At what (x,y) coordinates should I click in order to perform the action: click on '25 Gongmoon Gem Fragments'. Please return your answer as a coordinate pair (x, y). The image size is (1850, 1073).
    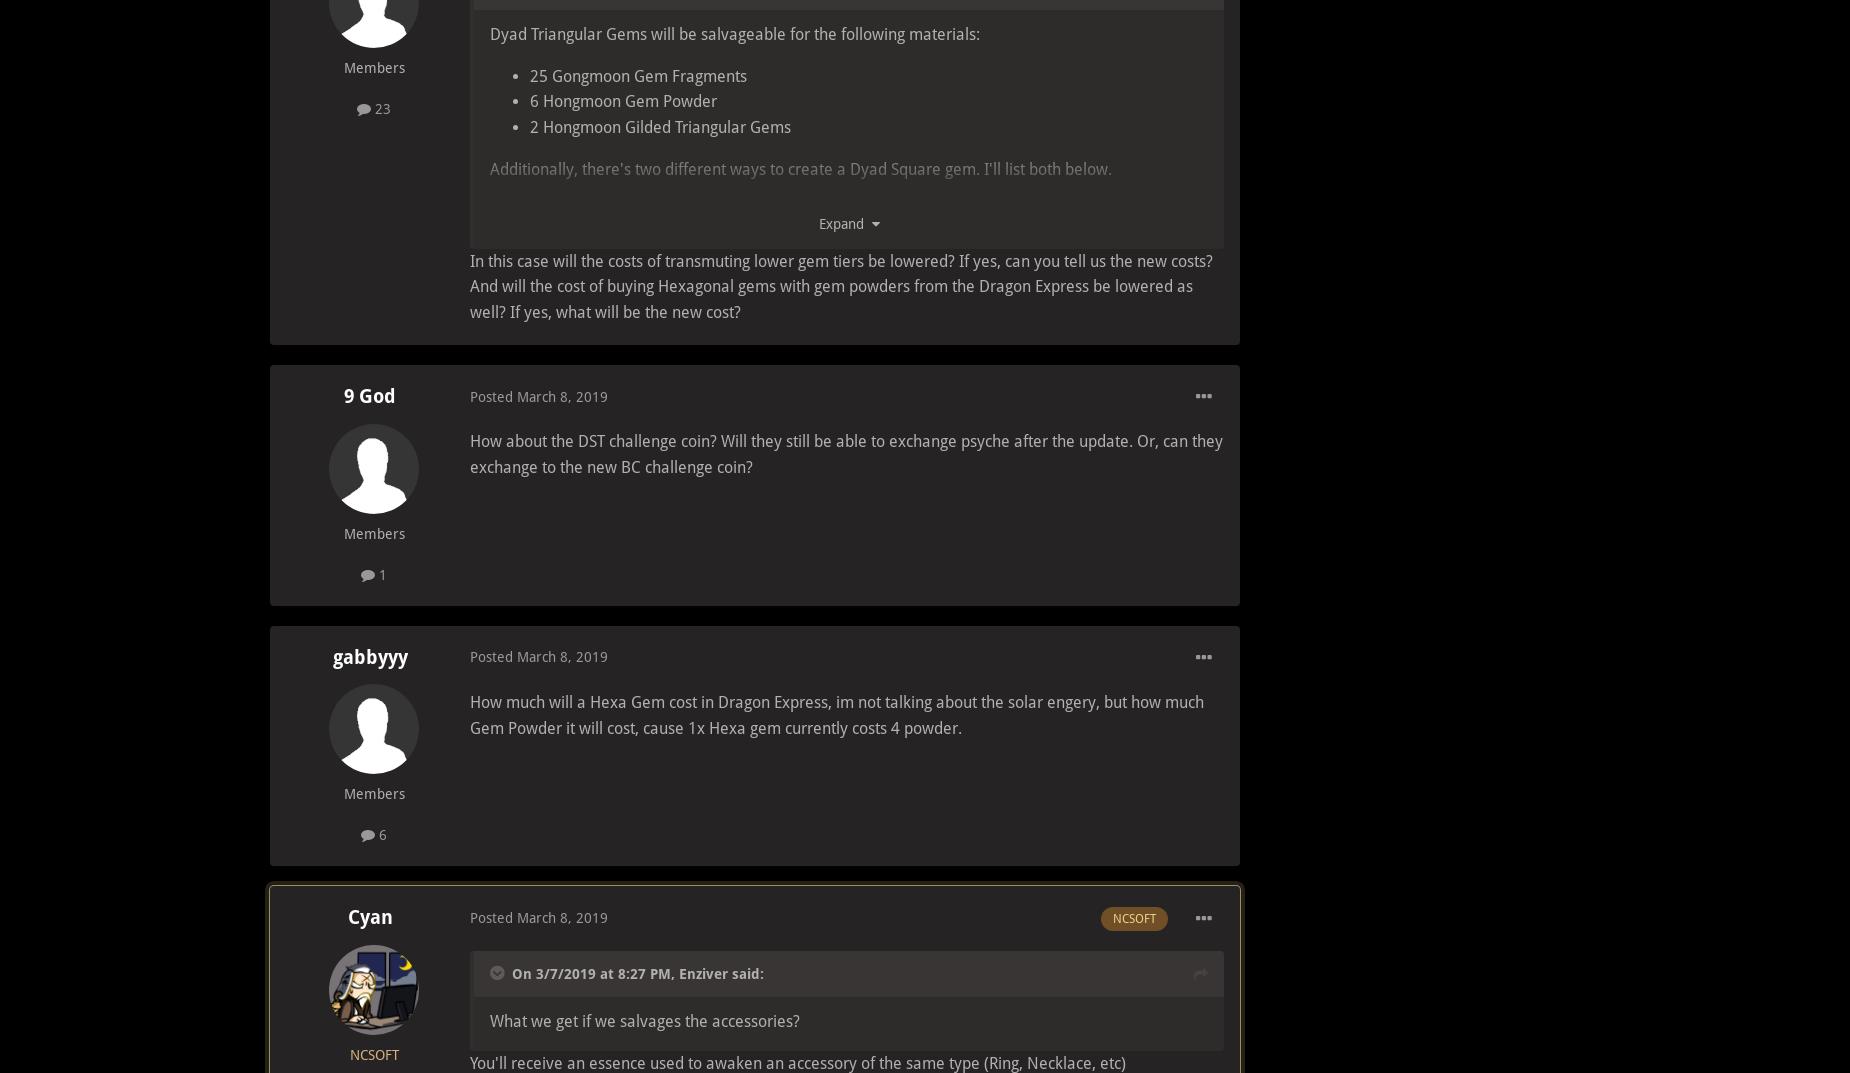
    Looking at the image, I should click on (530, 75).